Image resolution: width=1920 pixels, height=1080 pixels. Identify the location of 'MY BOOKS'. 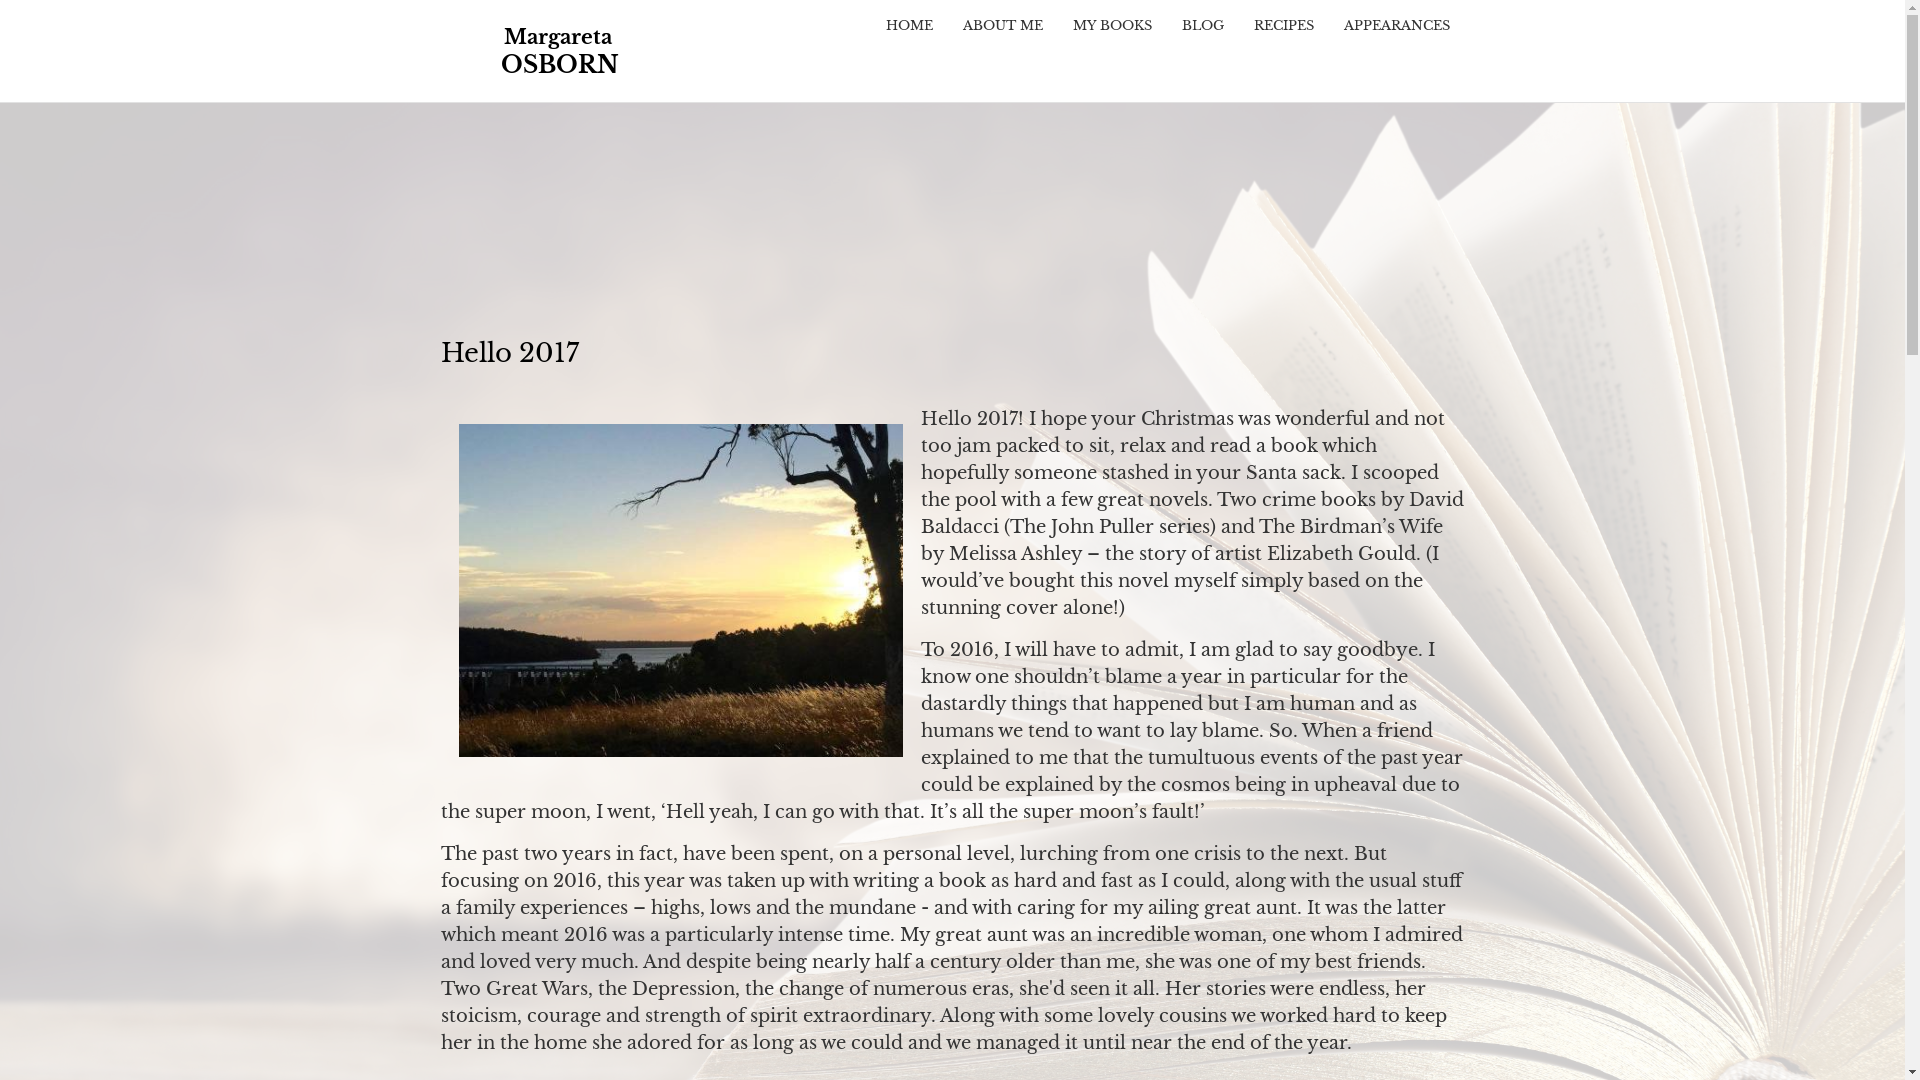
(1111, 25).